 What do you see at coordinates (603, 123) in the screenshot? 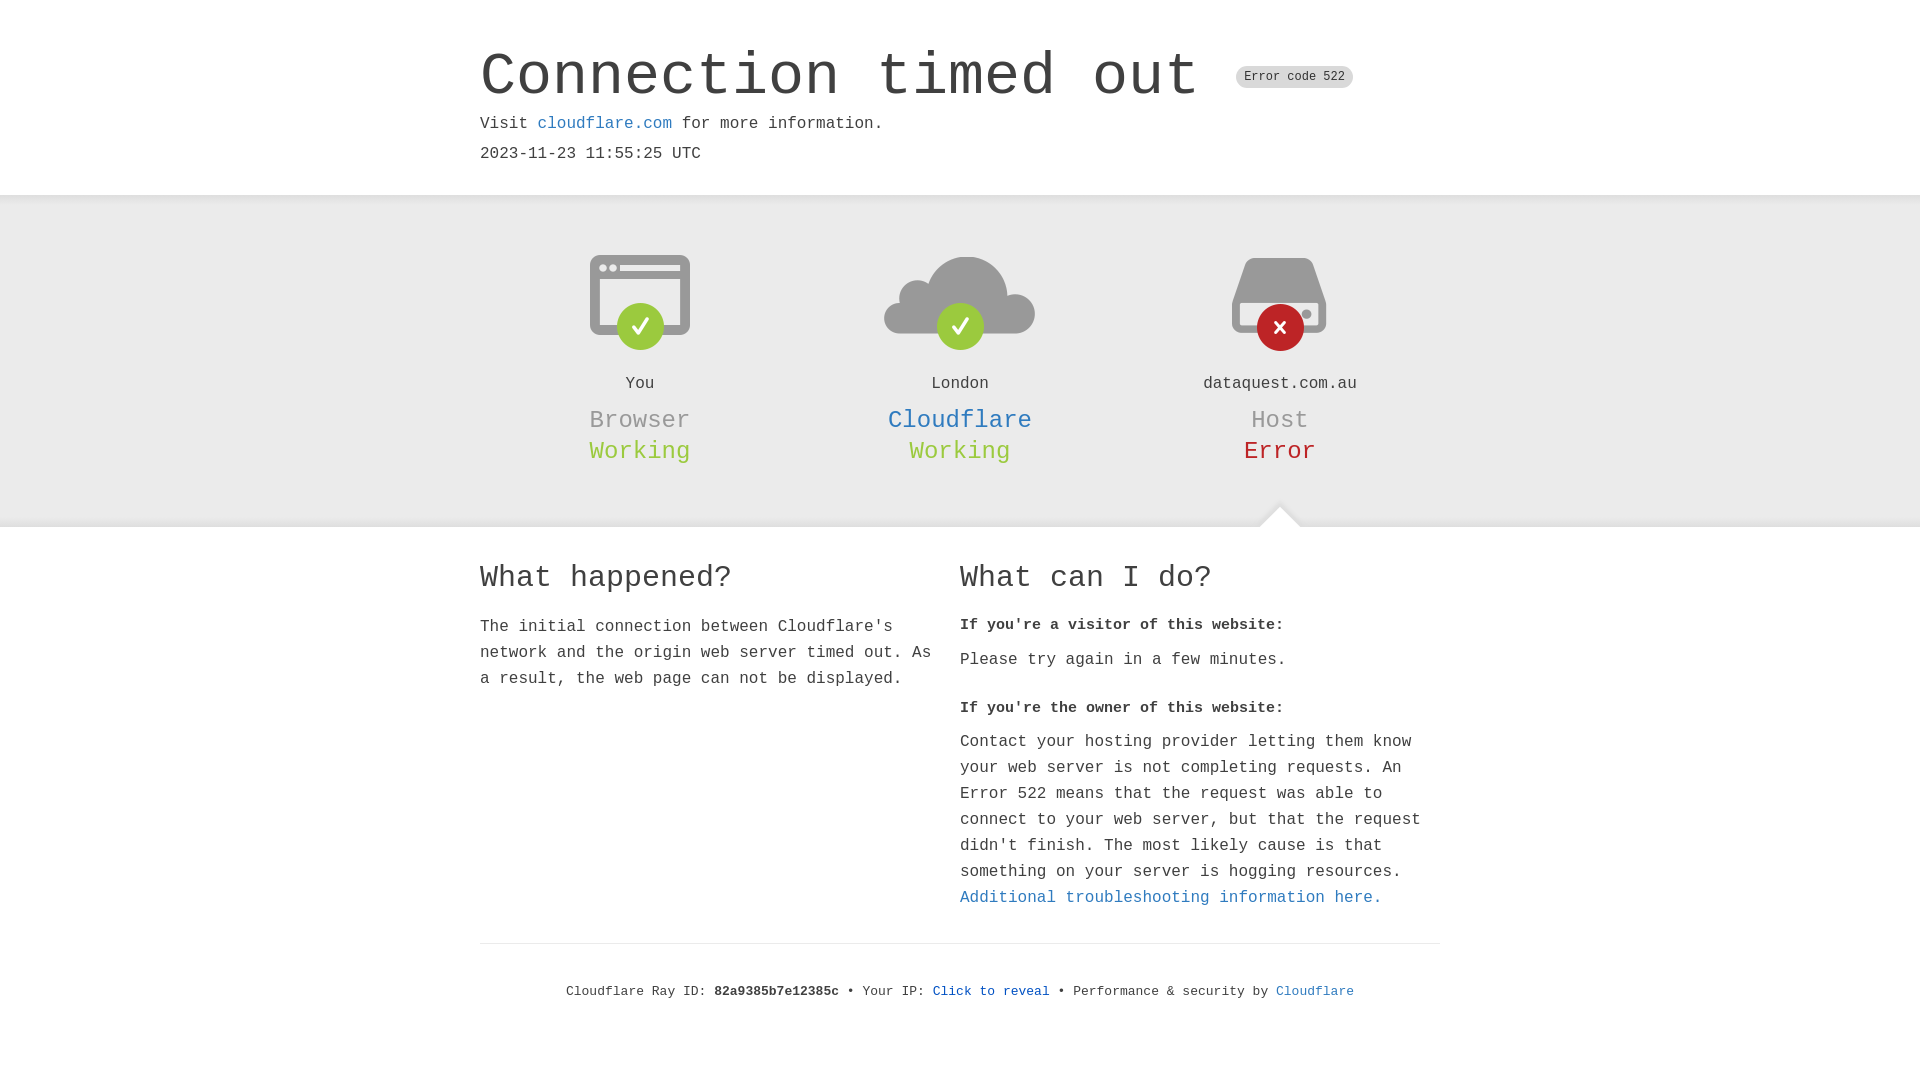
I see `'cloudflare.com'` at bounding box center [603, 123].